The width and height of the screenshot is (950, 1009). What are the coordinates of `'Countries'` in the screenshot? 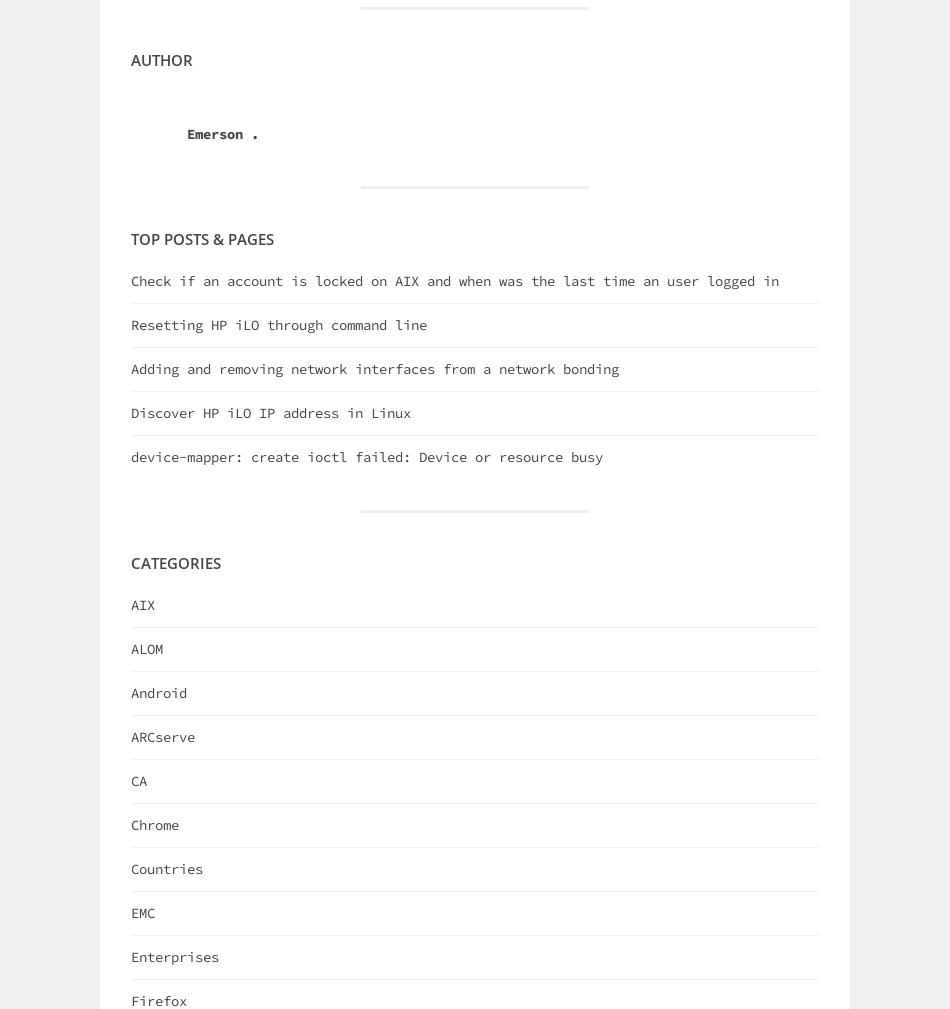 It's located at (167, 868).